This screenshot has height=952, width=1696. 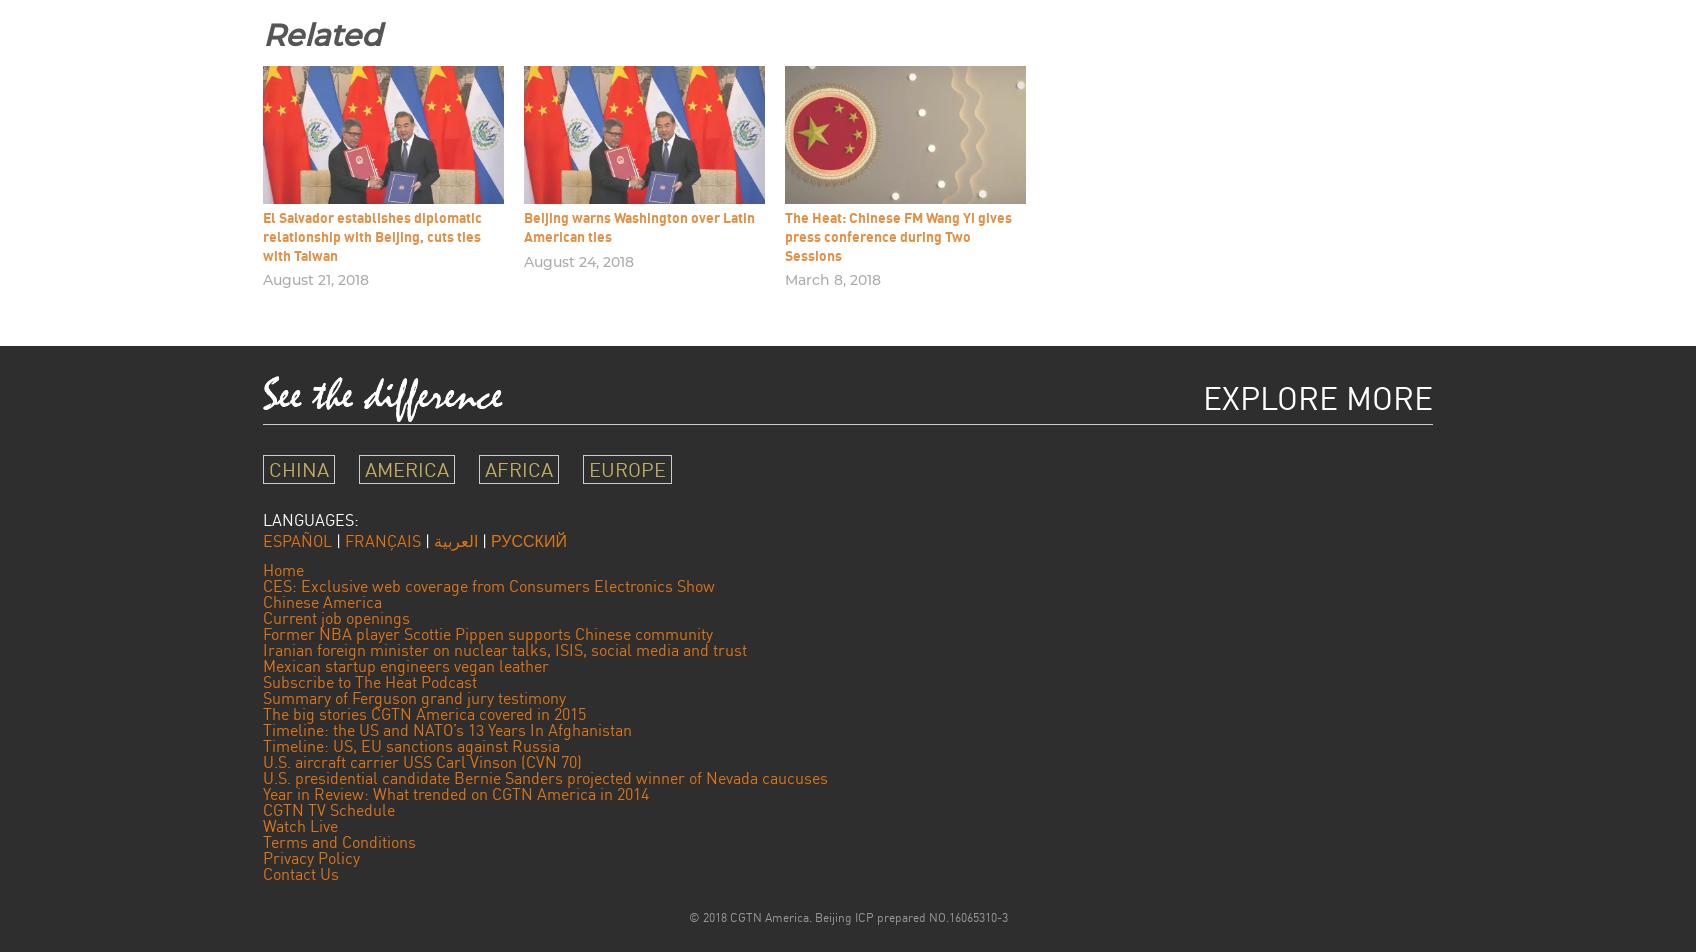 I want to click on 'CES: Exclusive web coverage from Consumers Electronics Show', so click(x=262, y=585).